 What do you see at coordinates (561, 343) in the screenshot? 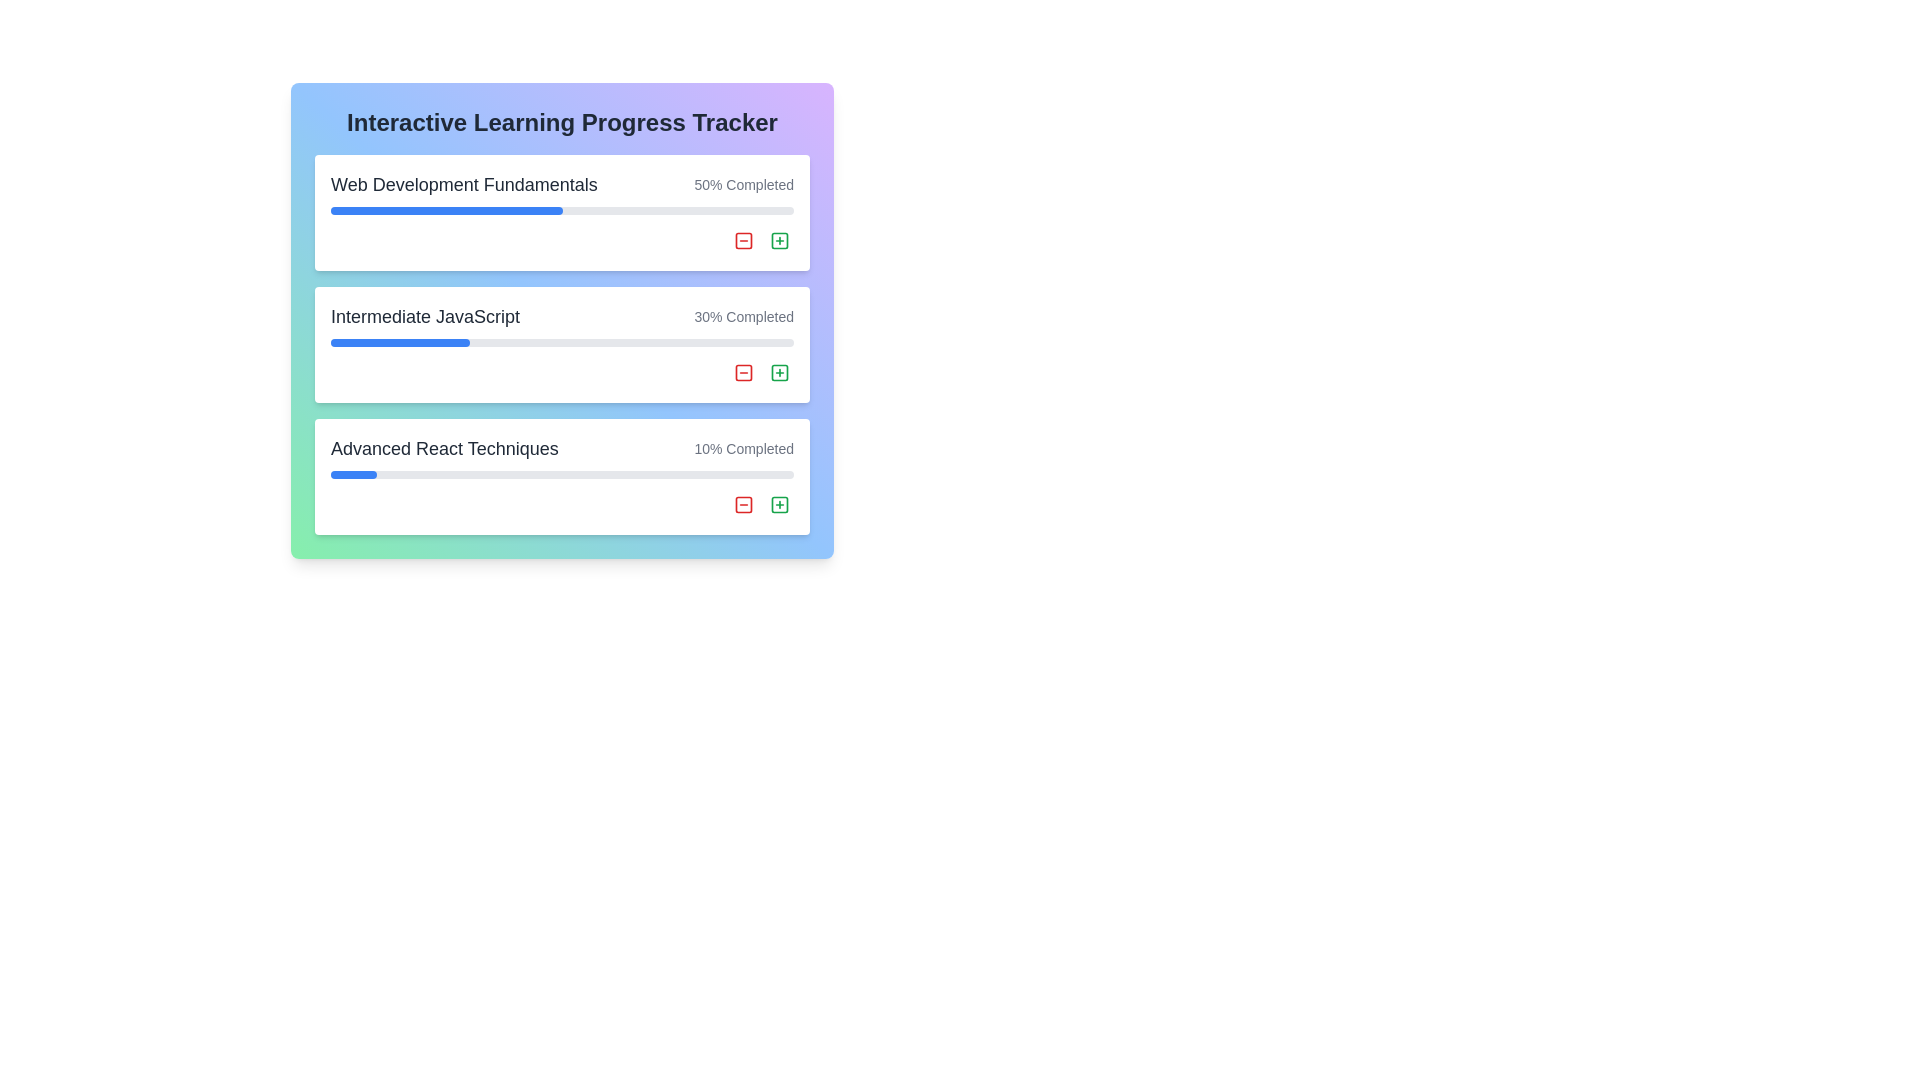
I see `the details of the progress for the 'Intermediate JavaScript' card, which is the second card in a vertical list of three cards and contains a progress bar indicating '30% Completed'` at bounding box center [561, 343].